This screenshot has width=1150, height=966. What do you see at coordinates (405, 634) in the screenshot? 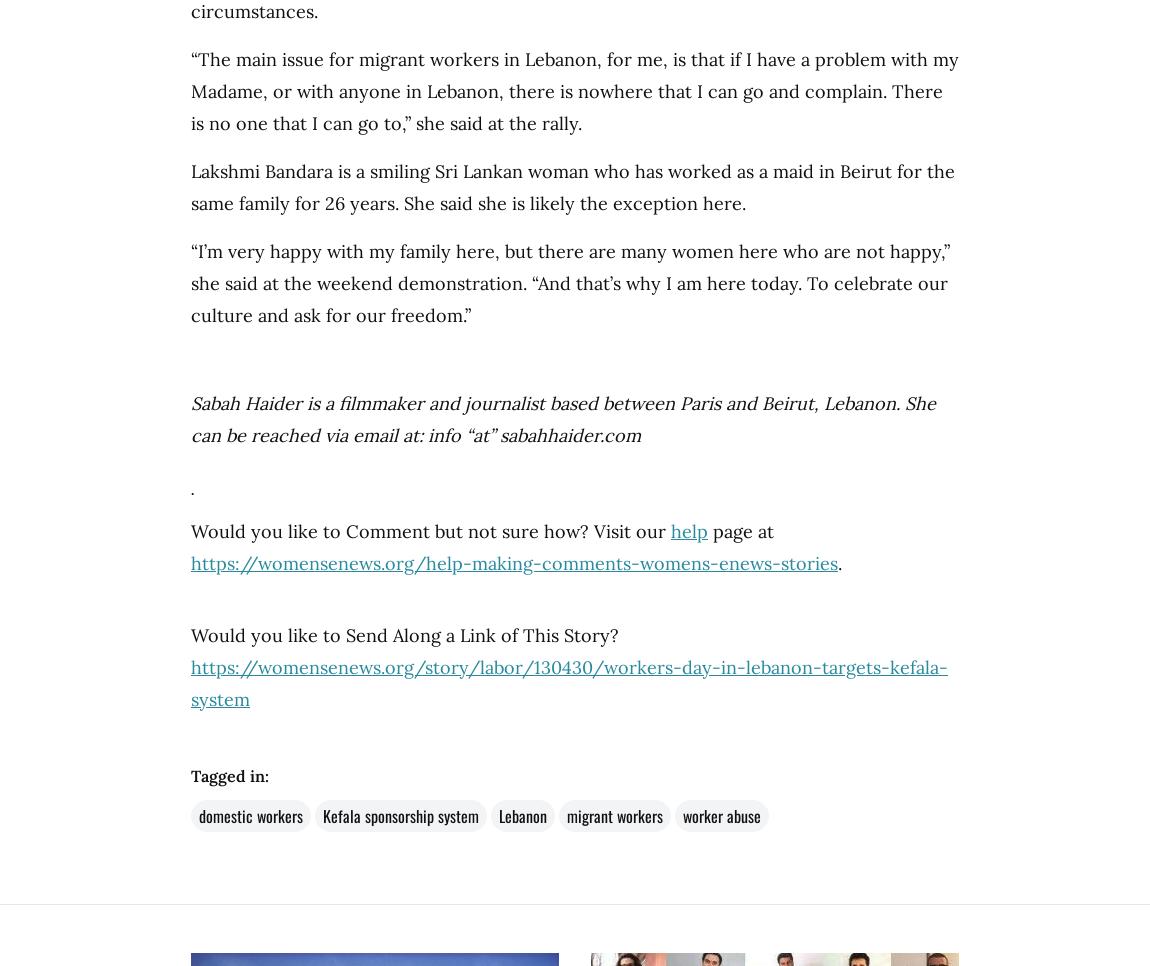
I see `'Would you like to Send Along a Link of This Story?'` at bounding box center [405, 634].